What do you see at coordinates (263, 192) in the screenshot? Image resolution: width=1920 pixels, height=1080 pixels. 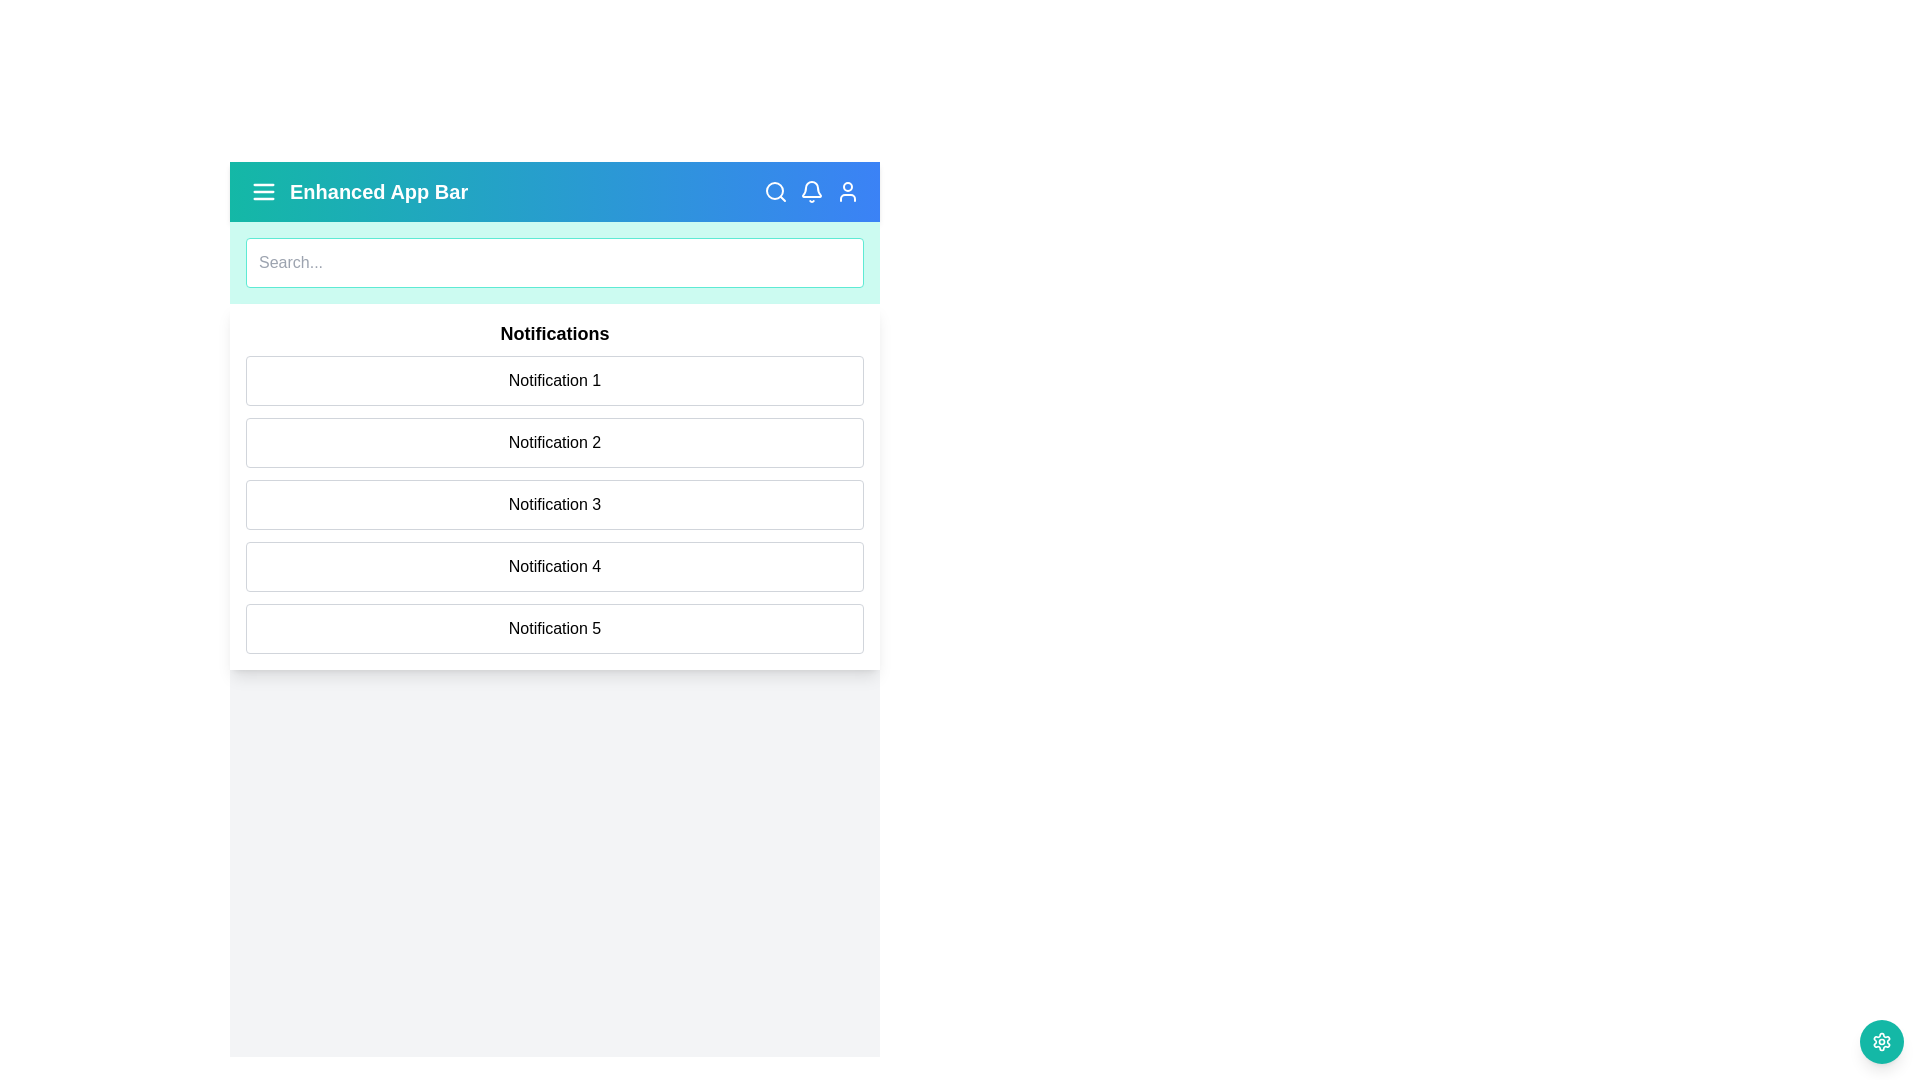 I see `the menu button in the app bar` at bounding box center [263, 192].